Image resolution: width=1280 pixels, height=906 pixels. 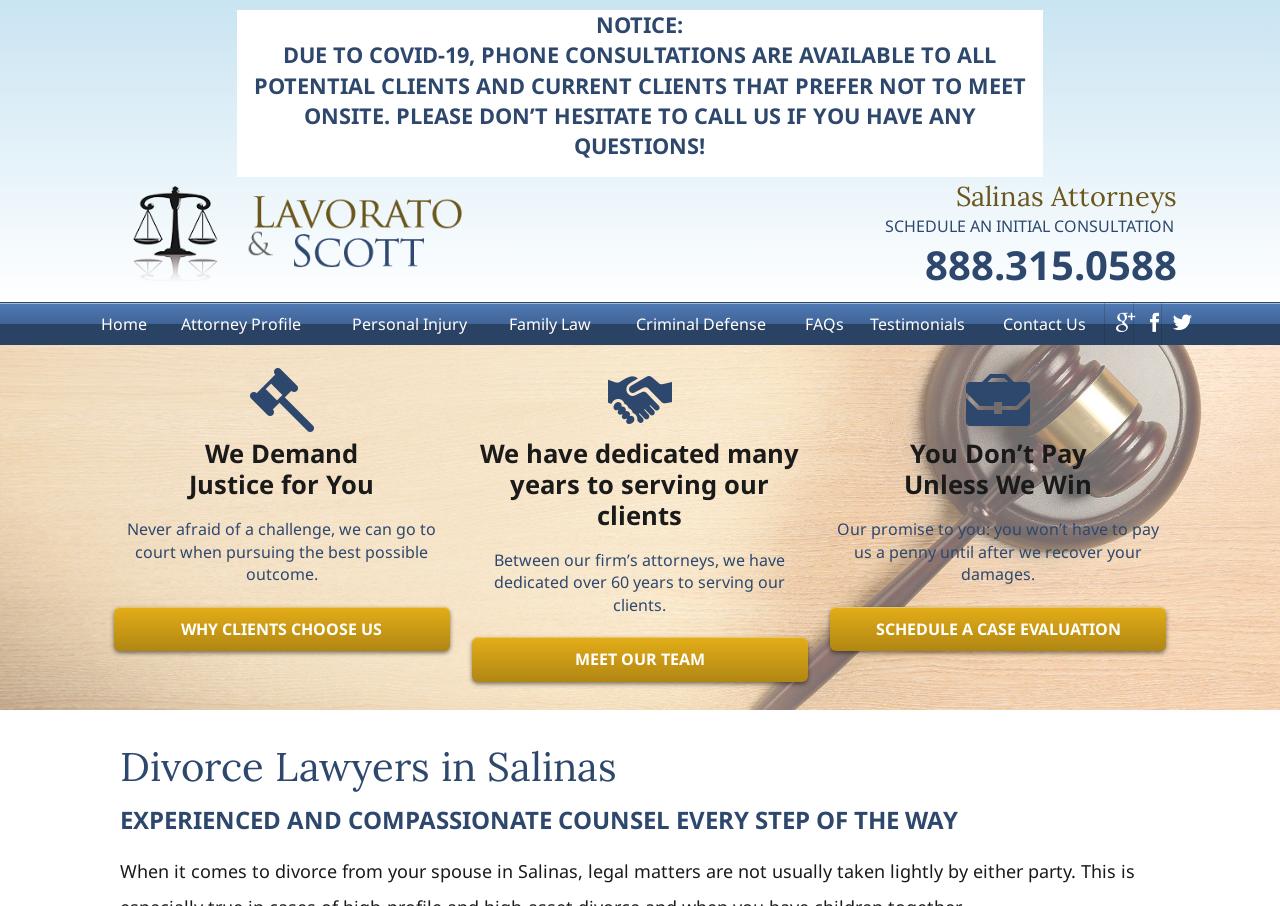 I want to click on 'Schedule a Case Evaluation', so click(x=997, y=628).